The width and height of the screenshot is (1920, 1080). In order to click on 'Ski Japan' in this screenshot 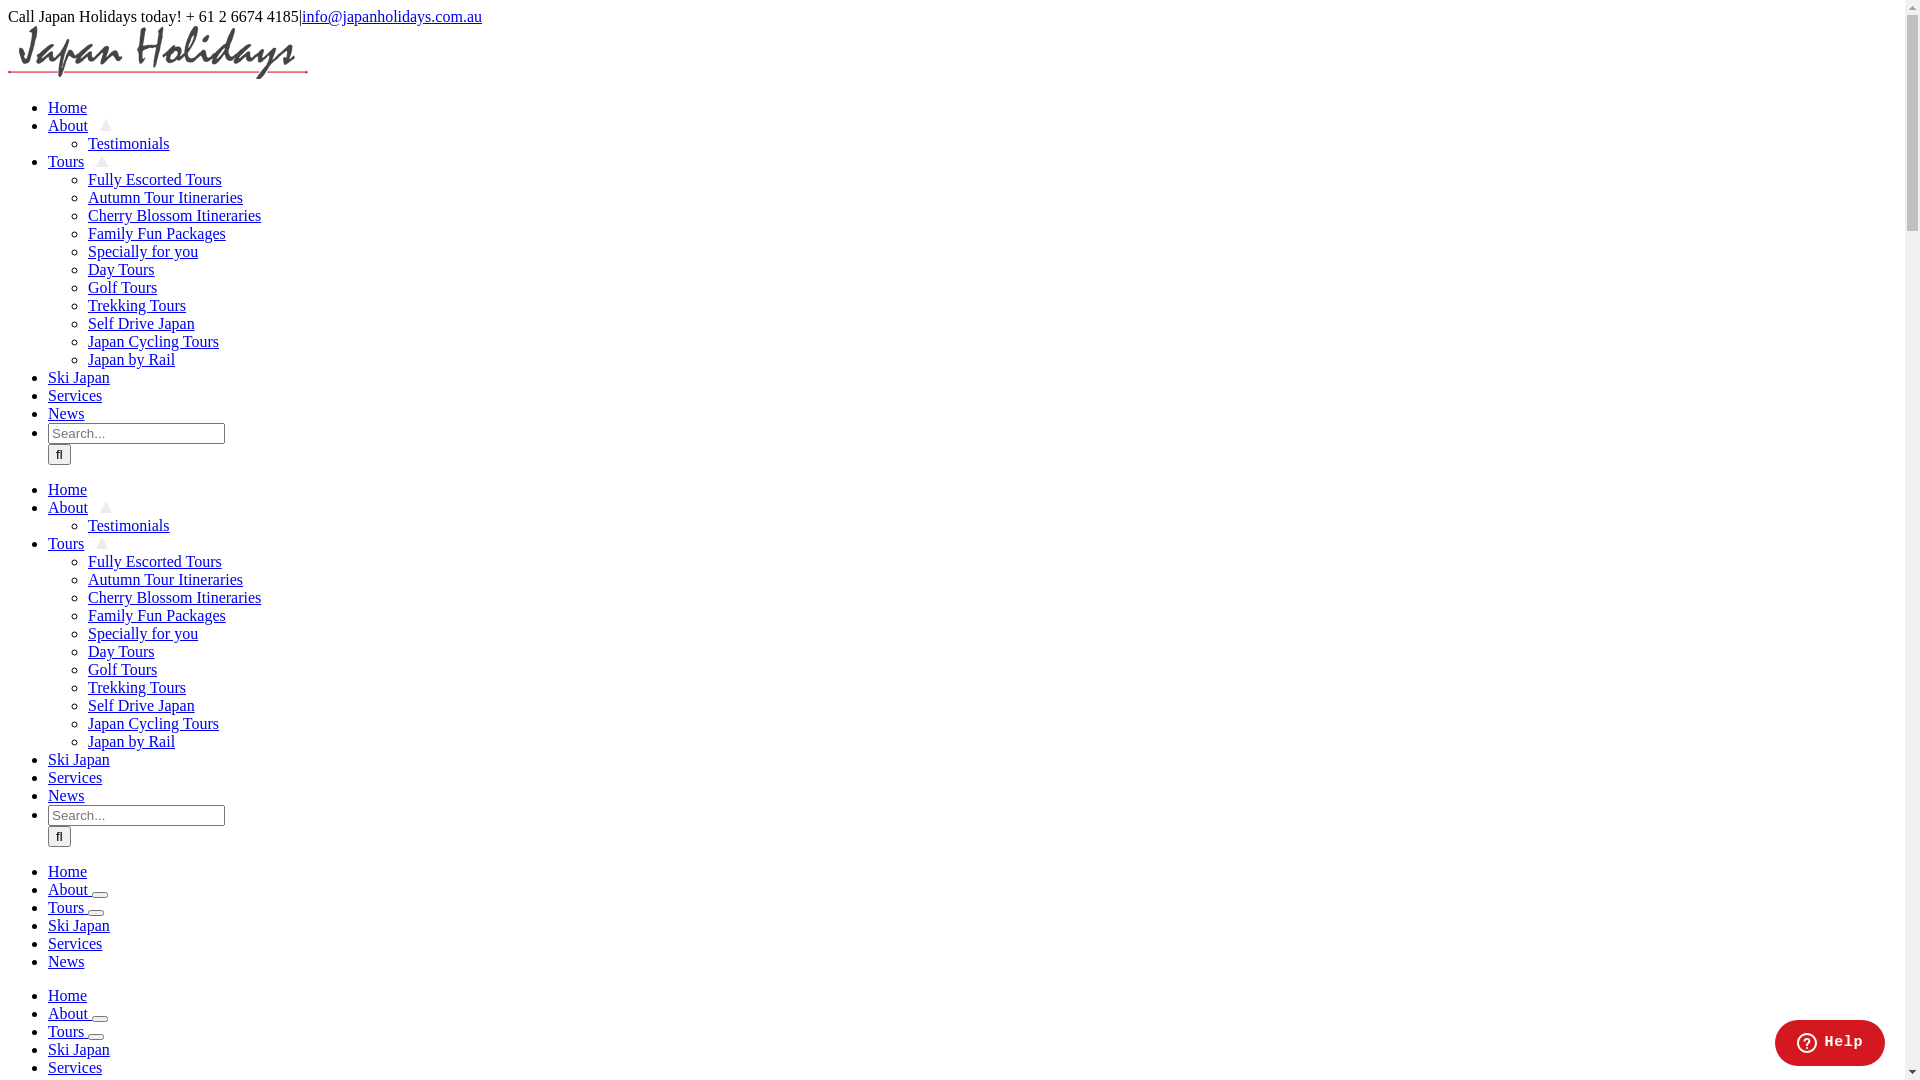, I will do `click(84, 377)`.